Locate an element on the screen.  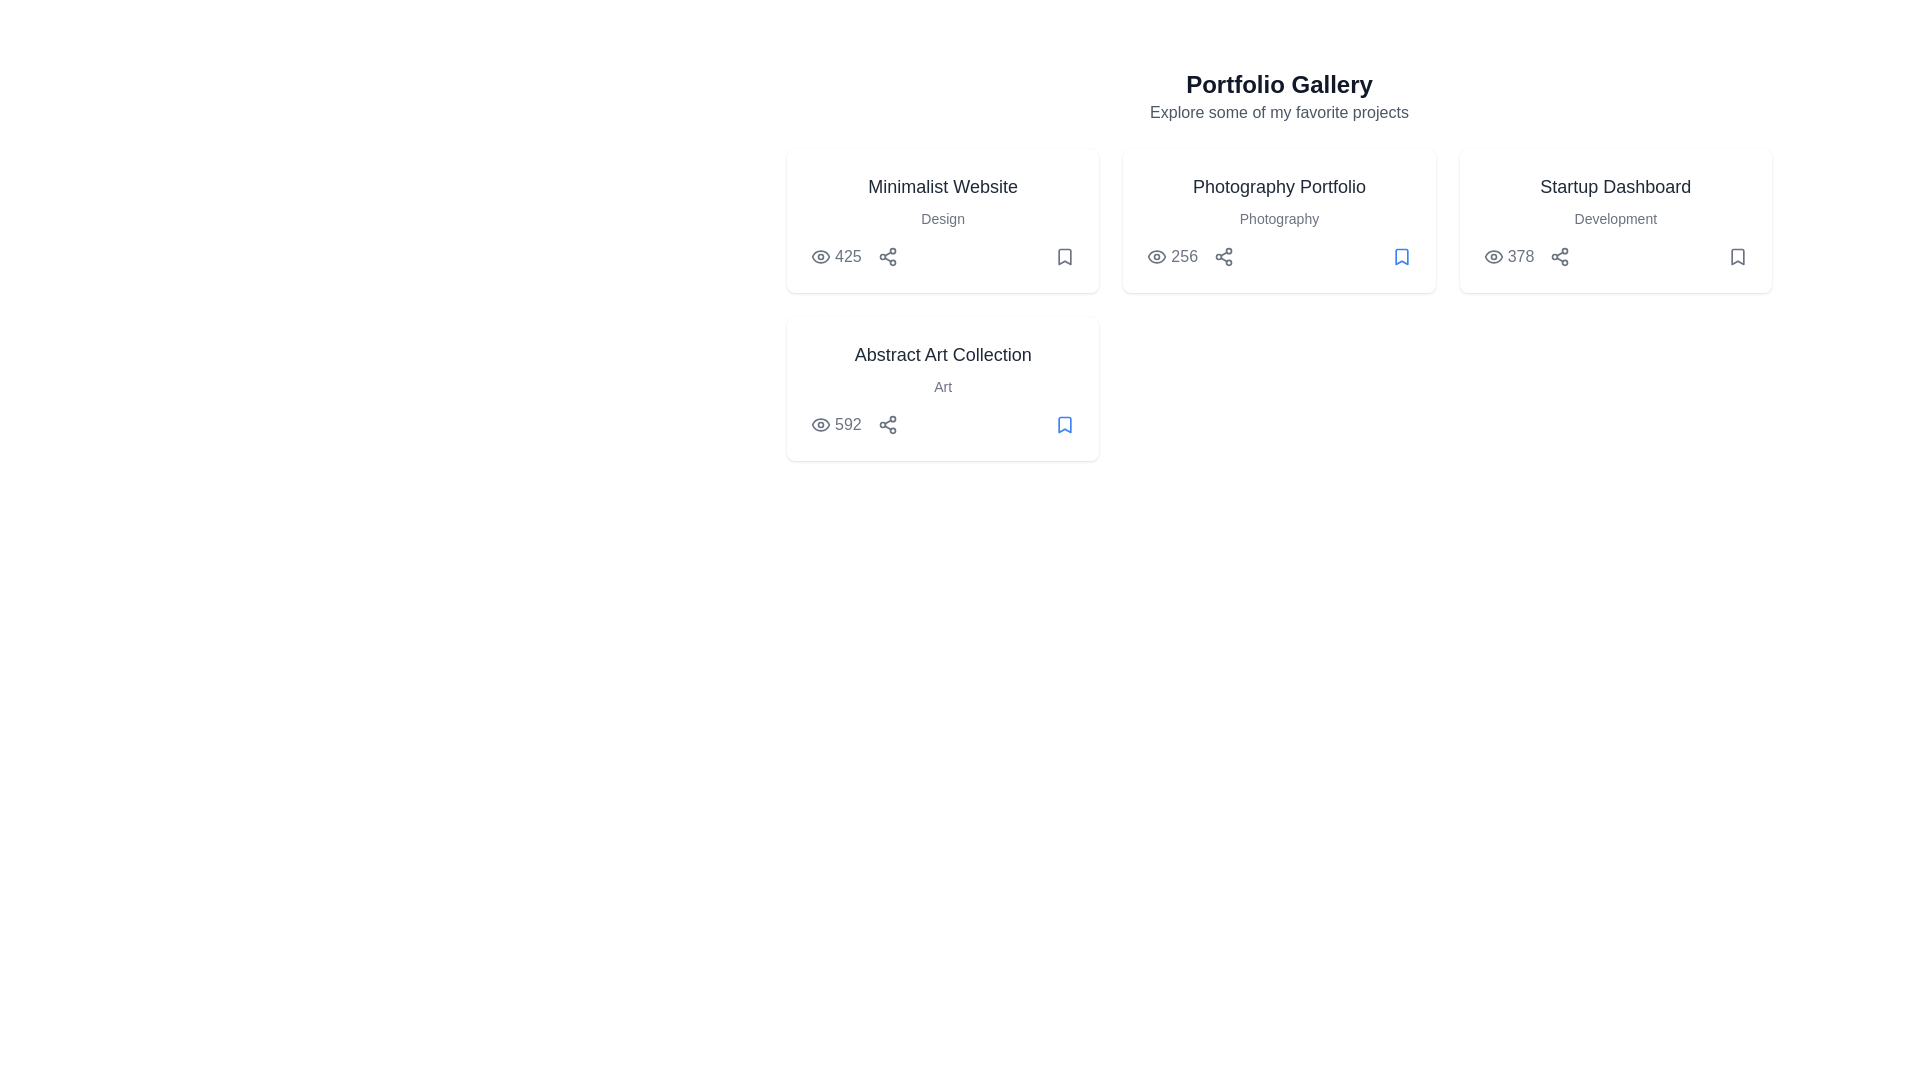
the static text element that reads 'Explore some of my favorite projects,' which is styled in lighter gray and positioned directly below the main title 'Portfolio Gallery.' is located at coordinates (1278, 112).